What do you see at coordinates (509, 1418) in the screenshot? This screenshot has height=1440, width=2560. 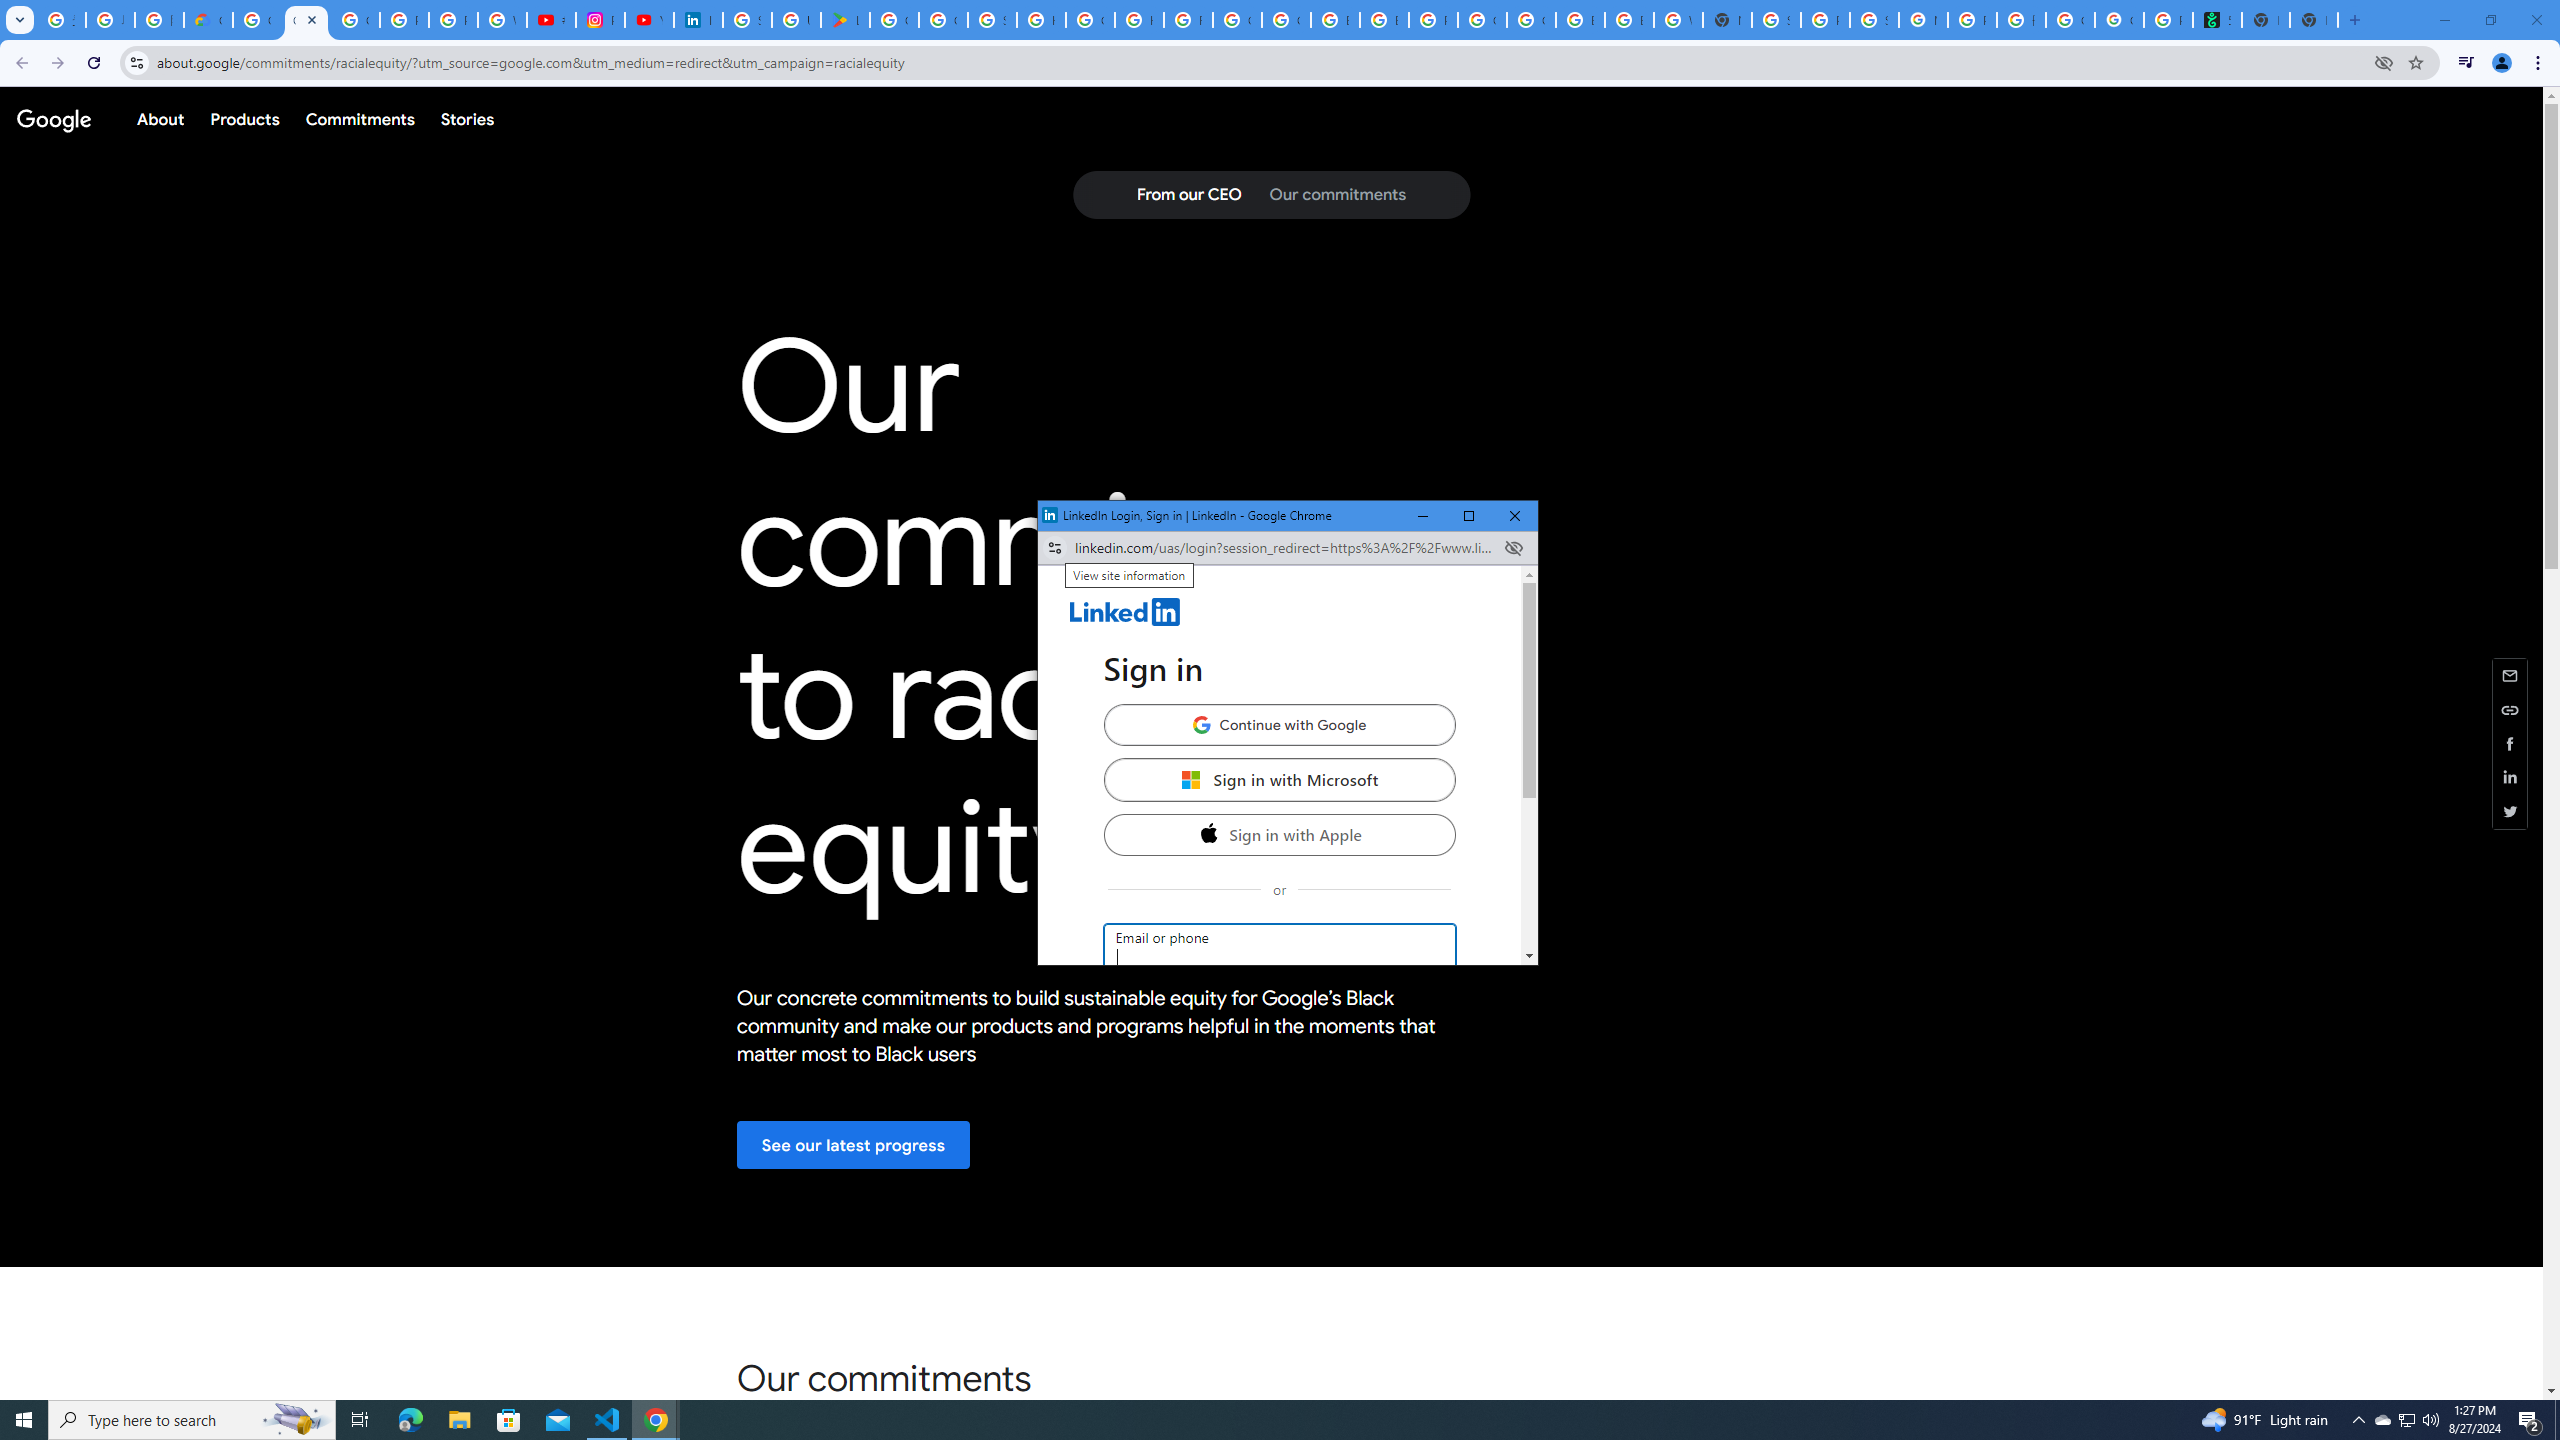 I see `'Microsoft Store'` at bounding box center [509, 1418].